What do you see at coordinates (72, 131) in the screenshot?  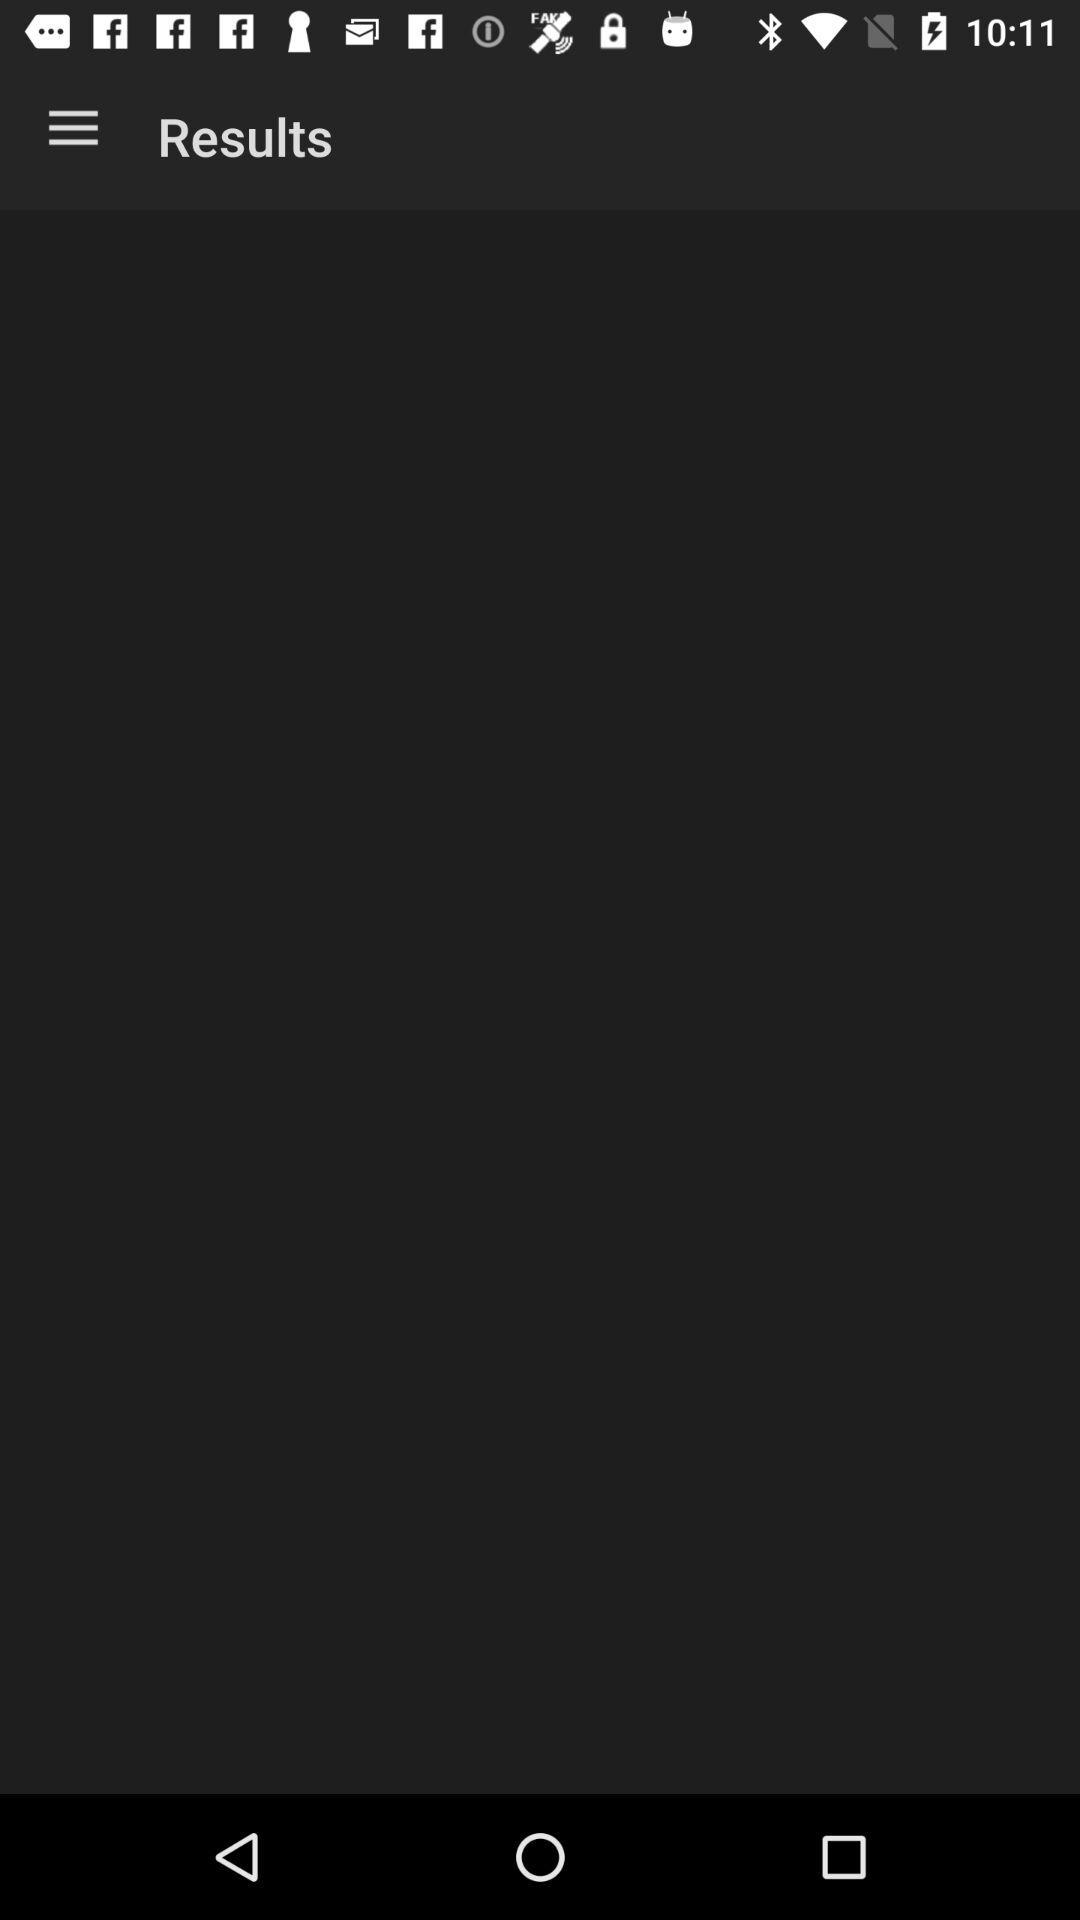 I see `item next to the results` at bounding box center [72, 131].